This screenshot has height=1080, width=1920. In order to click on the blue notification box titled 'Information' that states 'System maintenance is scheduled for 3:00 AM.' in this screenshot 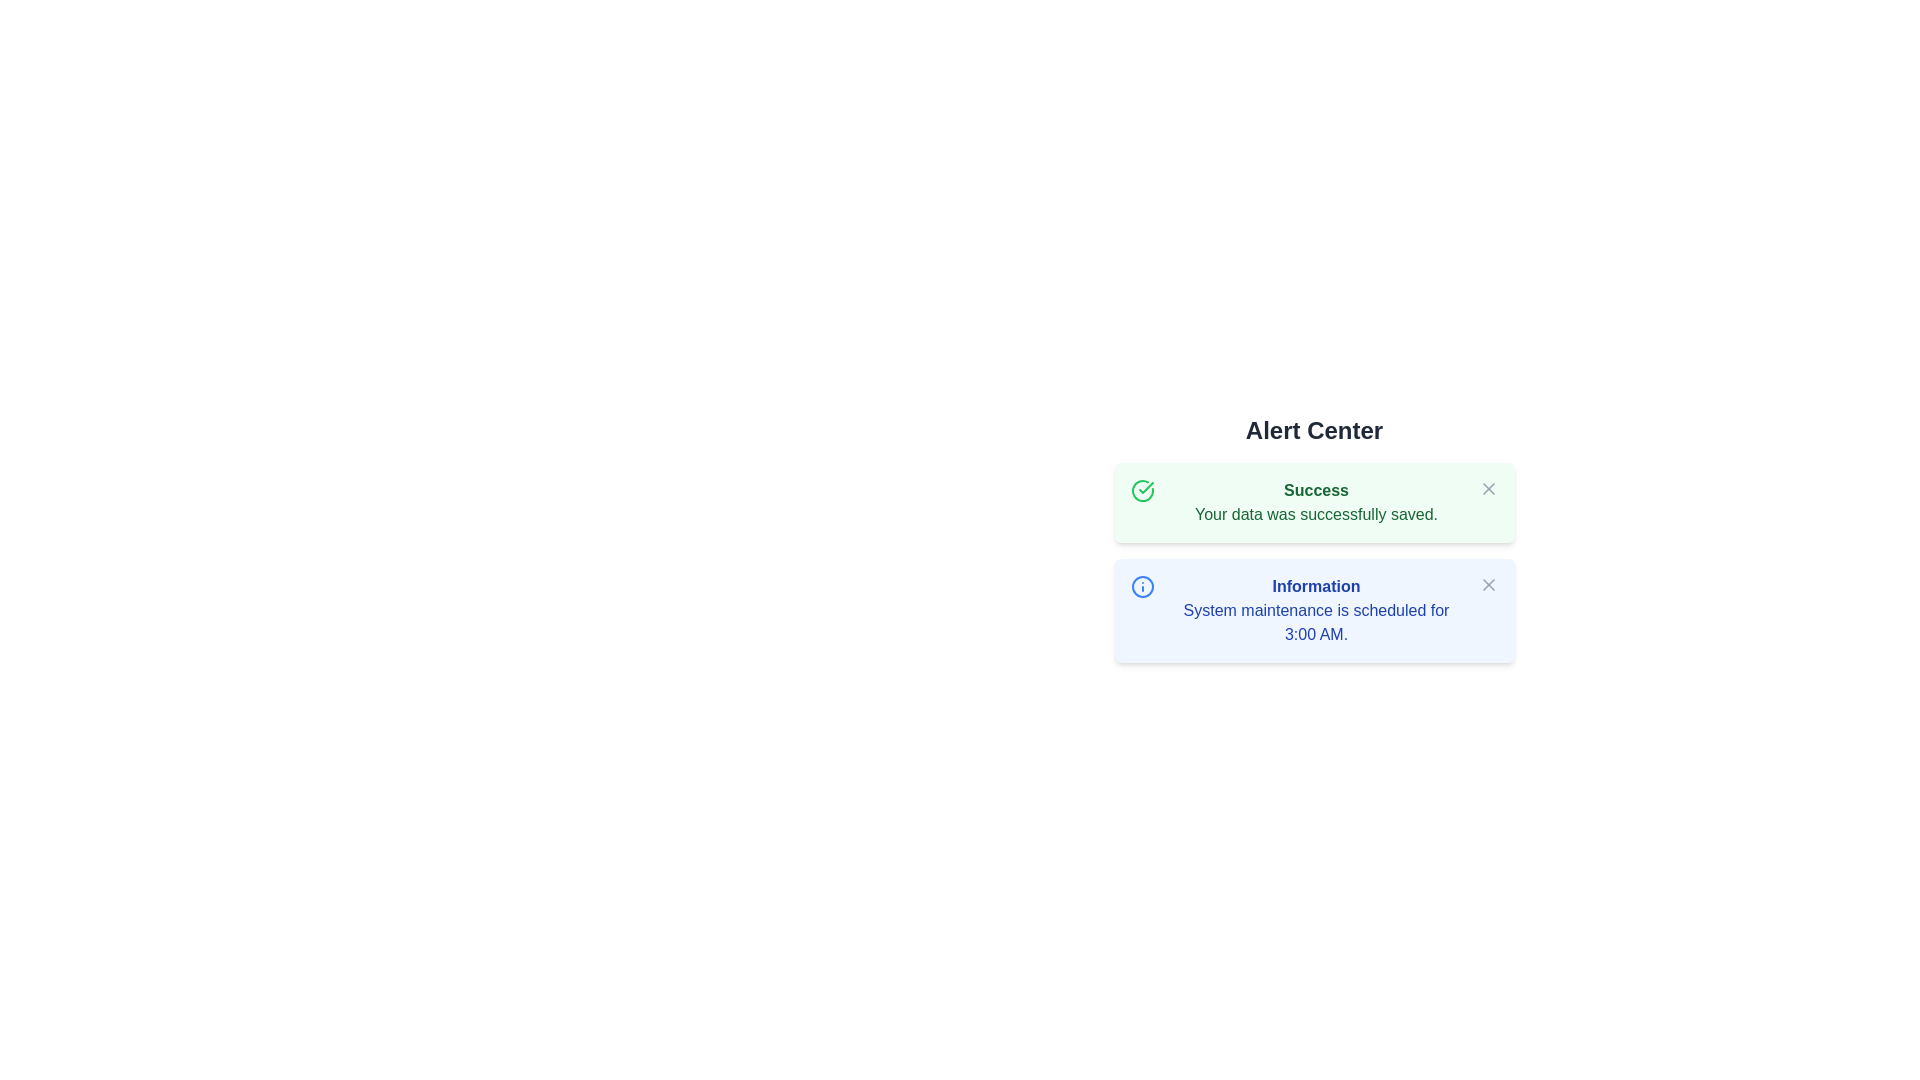, I will do `click(1316, 609)`.